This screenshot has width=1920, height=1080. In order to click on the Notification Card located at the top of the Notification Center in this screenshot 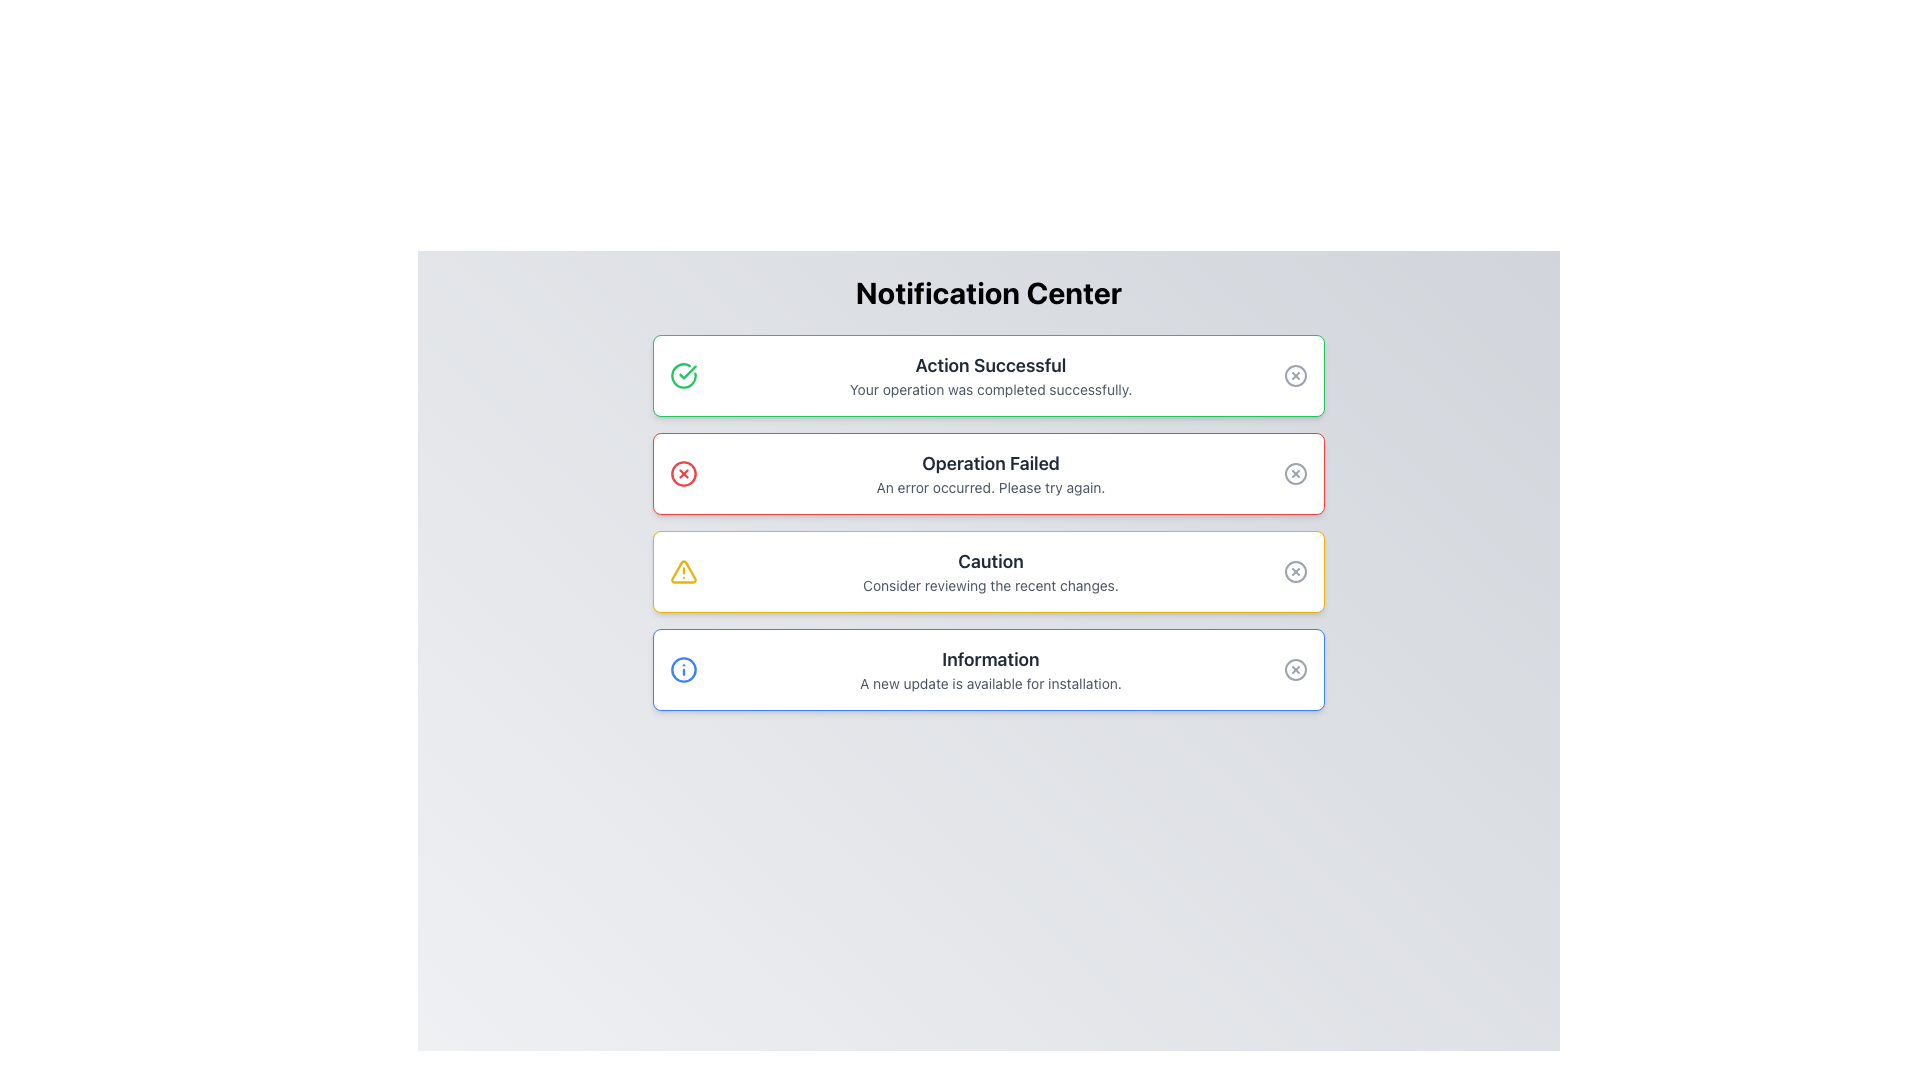, I will do `click(988, 375)`.